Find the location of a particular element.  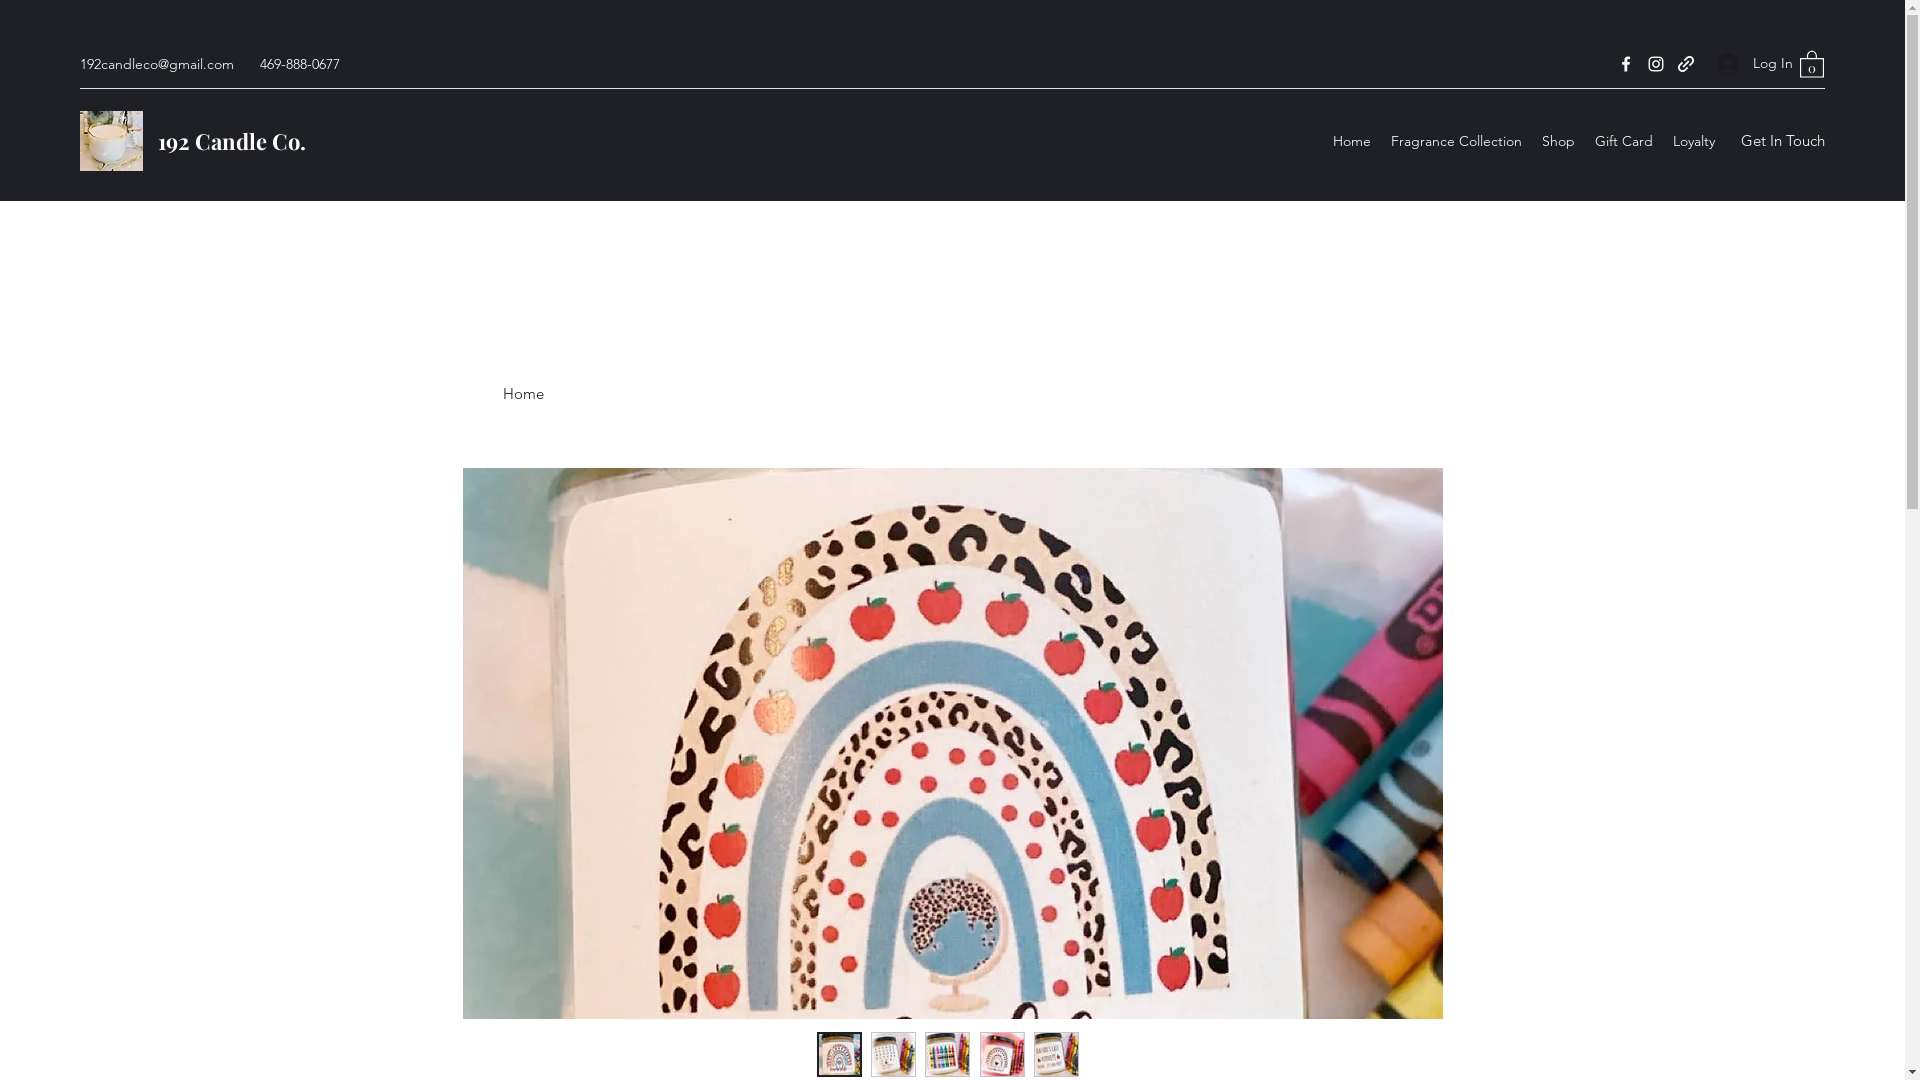

'Shop' is located at coordinates (1530, 140).